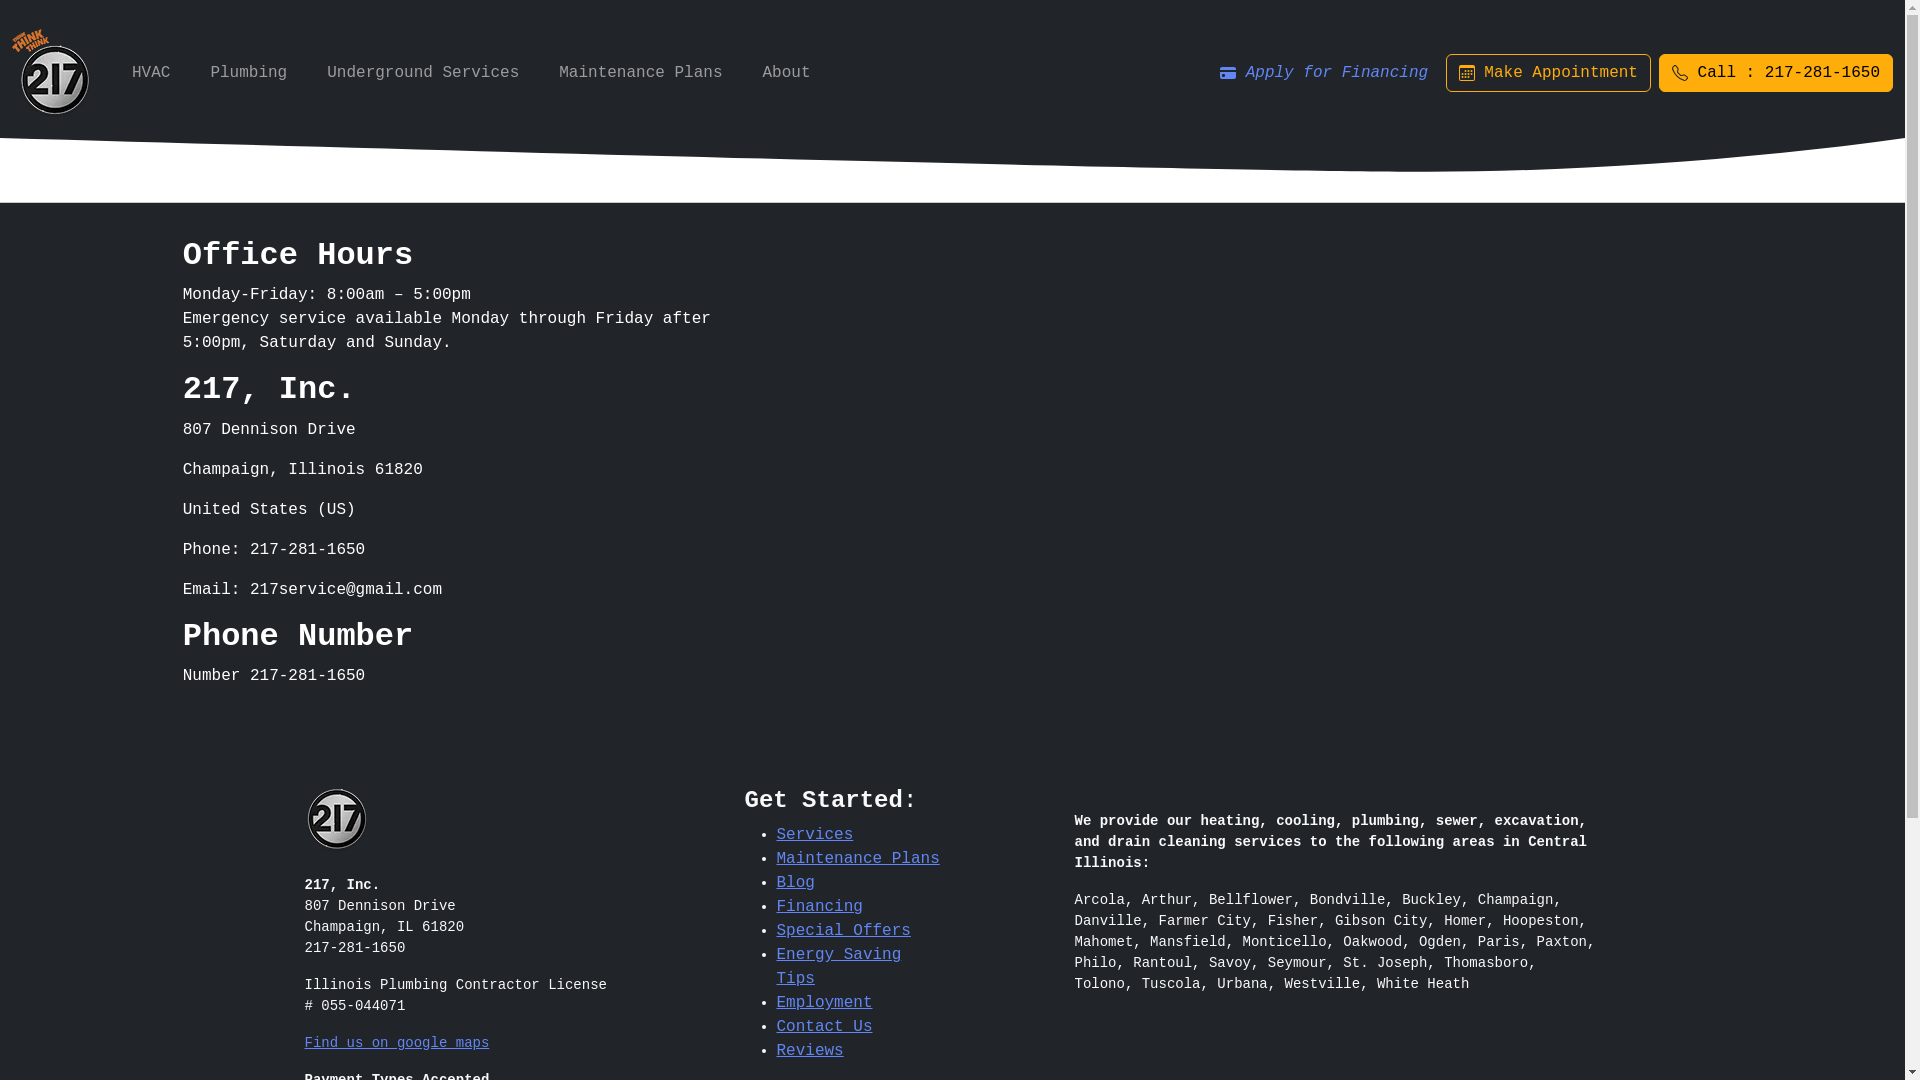 The image size is (1920, 1080). Describe the element at coordinates (396, 1041) in the screenshot. I see `'Find us on google maps'` at that location.